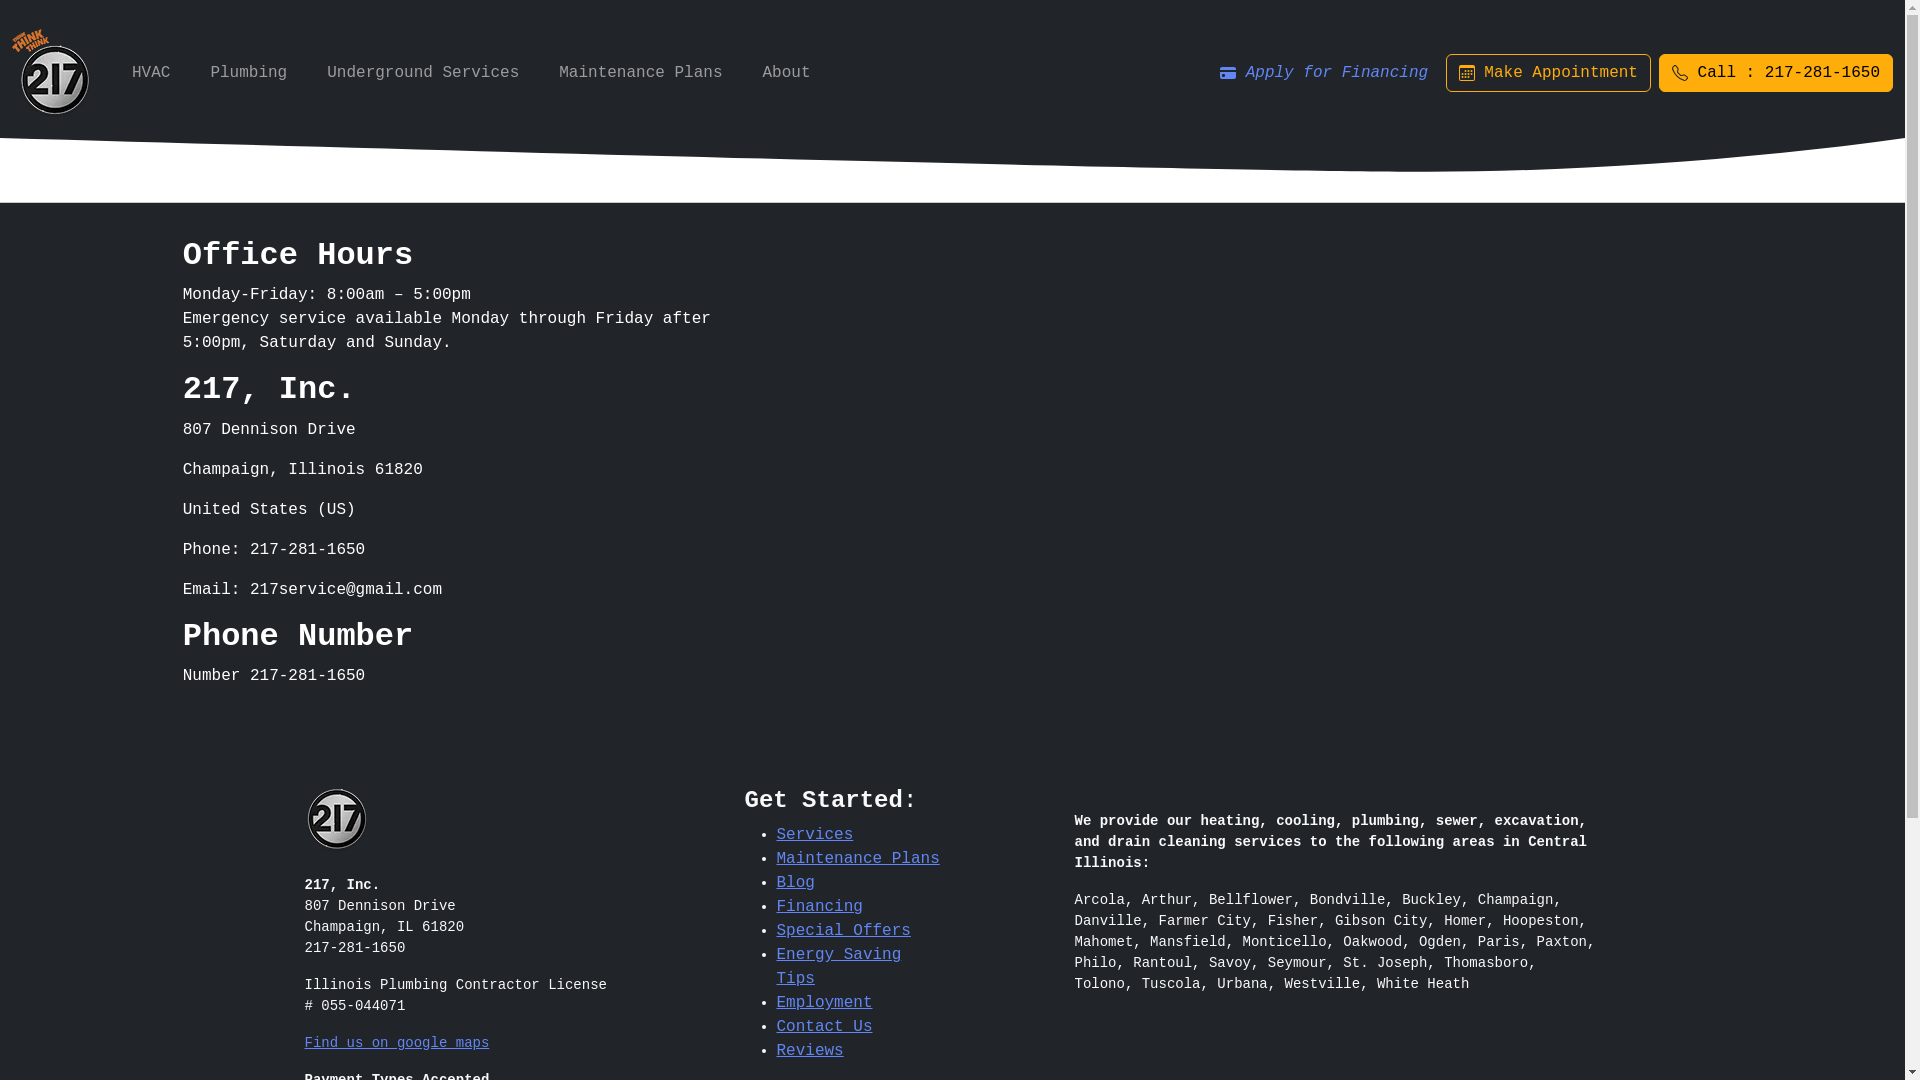 The image size is (1920, 1080). Describe the element at coordinates (396, 1041) in the screenshot. I see `'Find us on google maps'` at that location.